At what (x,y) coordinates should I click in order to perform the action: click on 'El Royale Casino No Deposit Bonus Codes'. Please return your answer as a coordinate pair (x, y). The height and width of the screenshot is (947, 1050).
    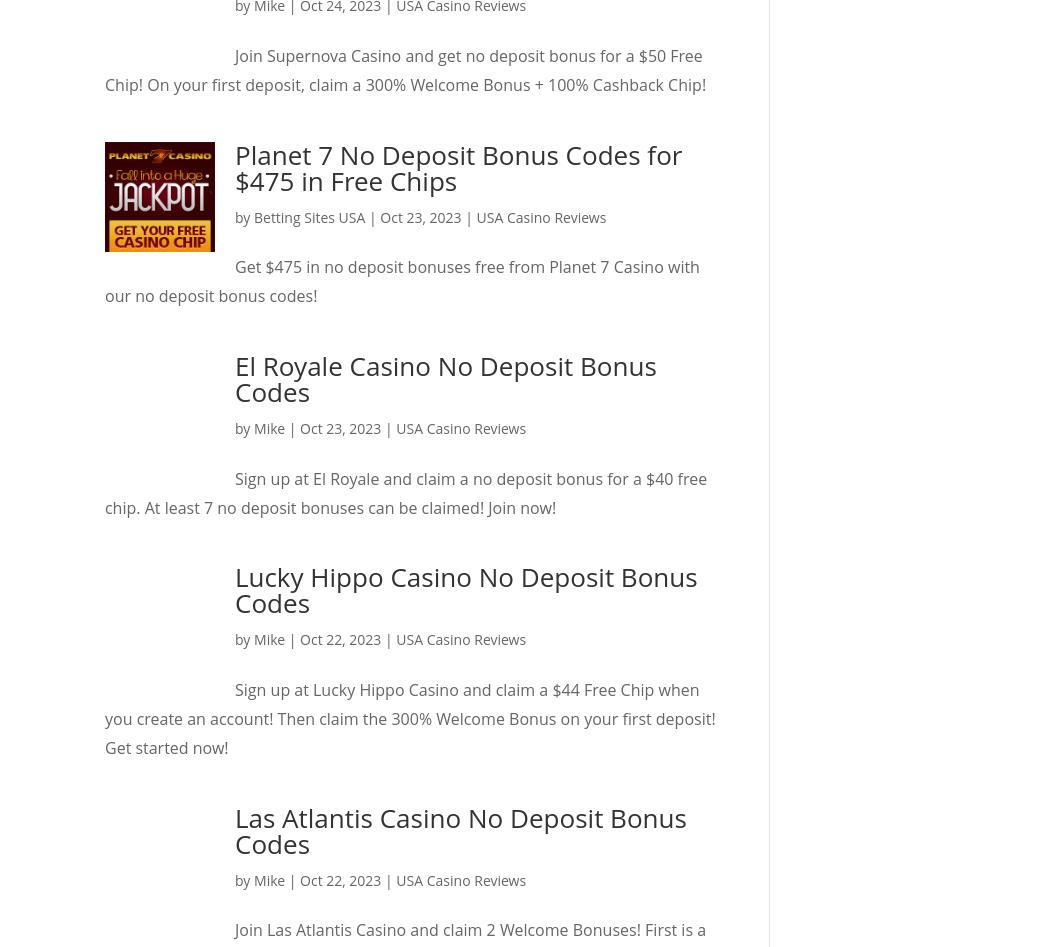
    Looking at the image, I should click on (444, 377).